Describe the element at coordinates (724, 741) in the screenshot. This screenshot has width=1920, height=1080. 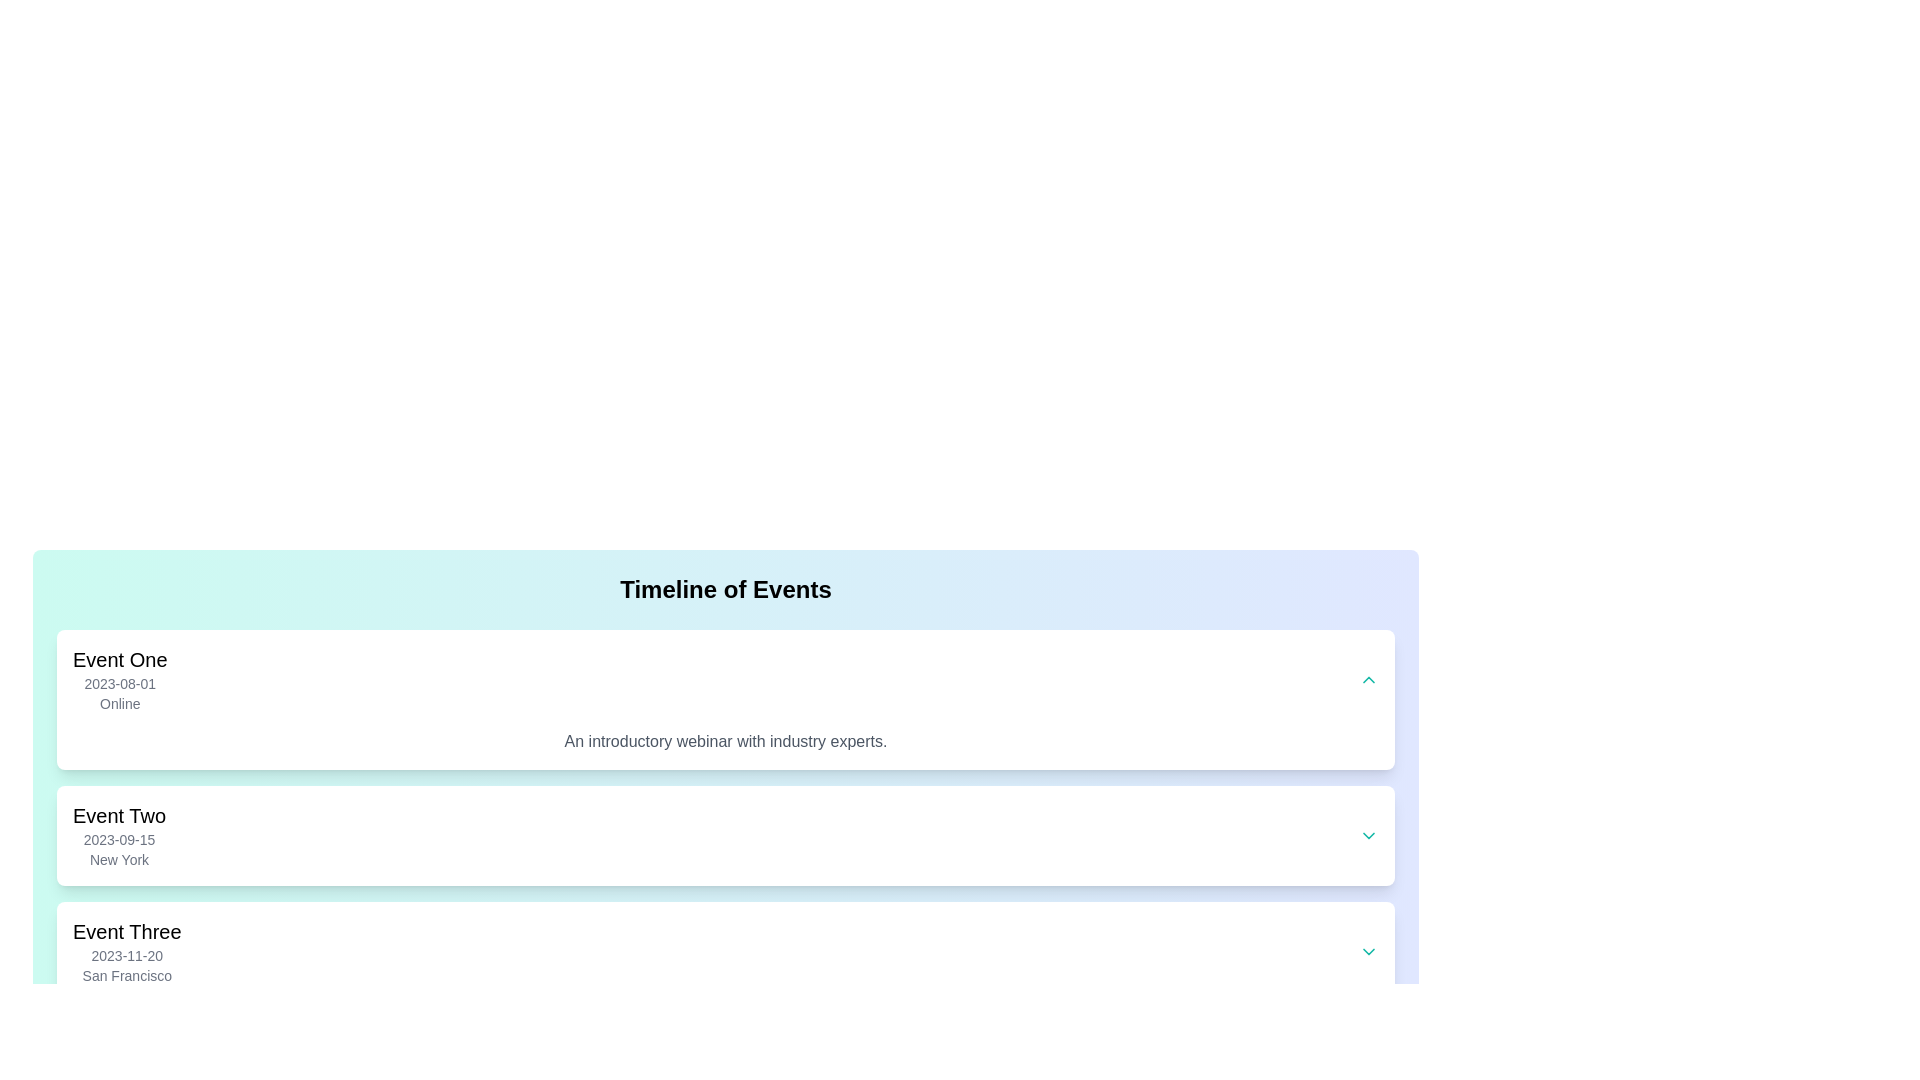
I see `the Text Label providing details about 'Event One', which specifies it as an introductory webinar with industry experts, located below the date and location details` at that location.